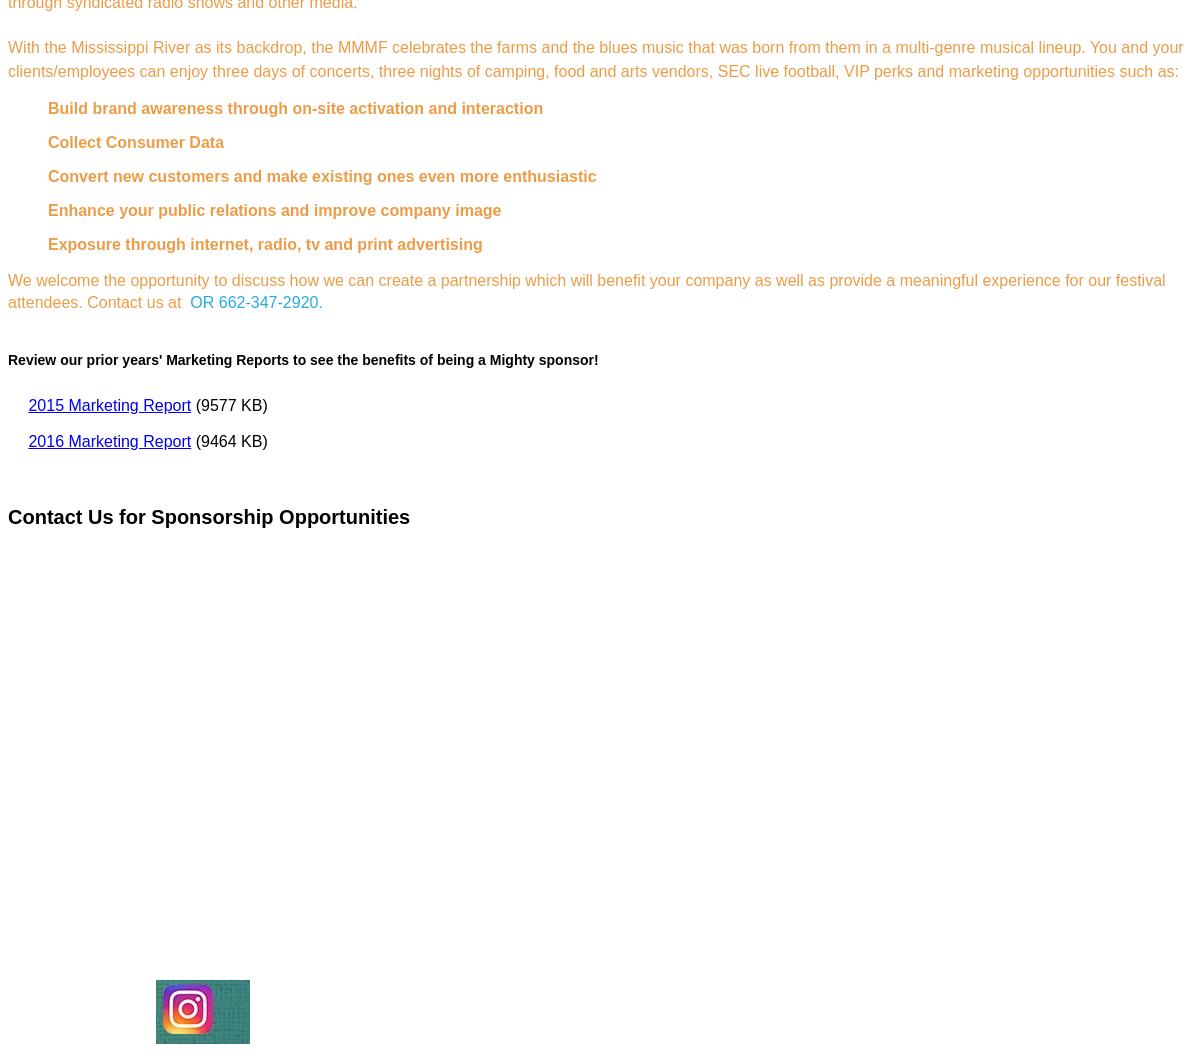  What do you see at coordinates (109, 404) in the screenshot?
I see `'2015 Marketing Report'` at bounding box center [109, 404].